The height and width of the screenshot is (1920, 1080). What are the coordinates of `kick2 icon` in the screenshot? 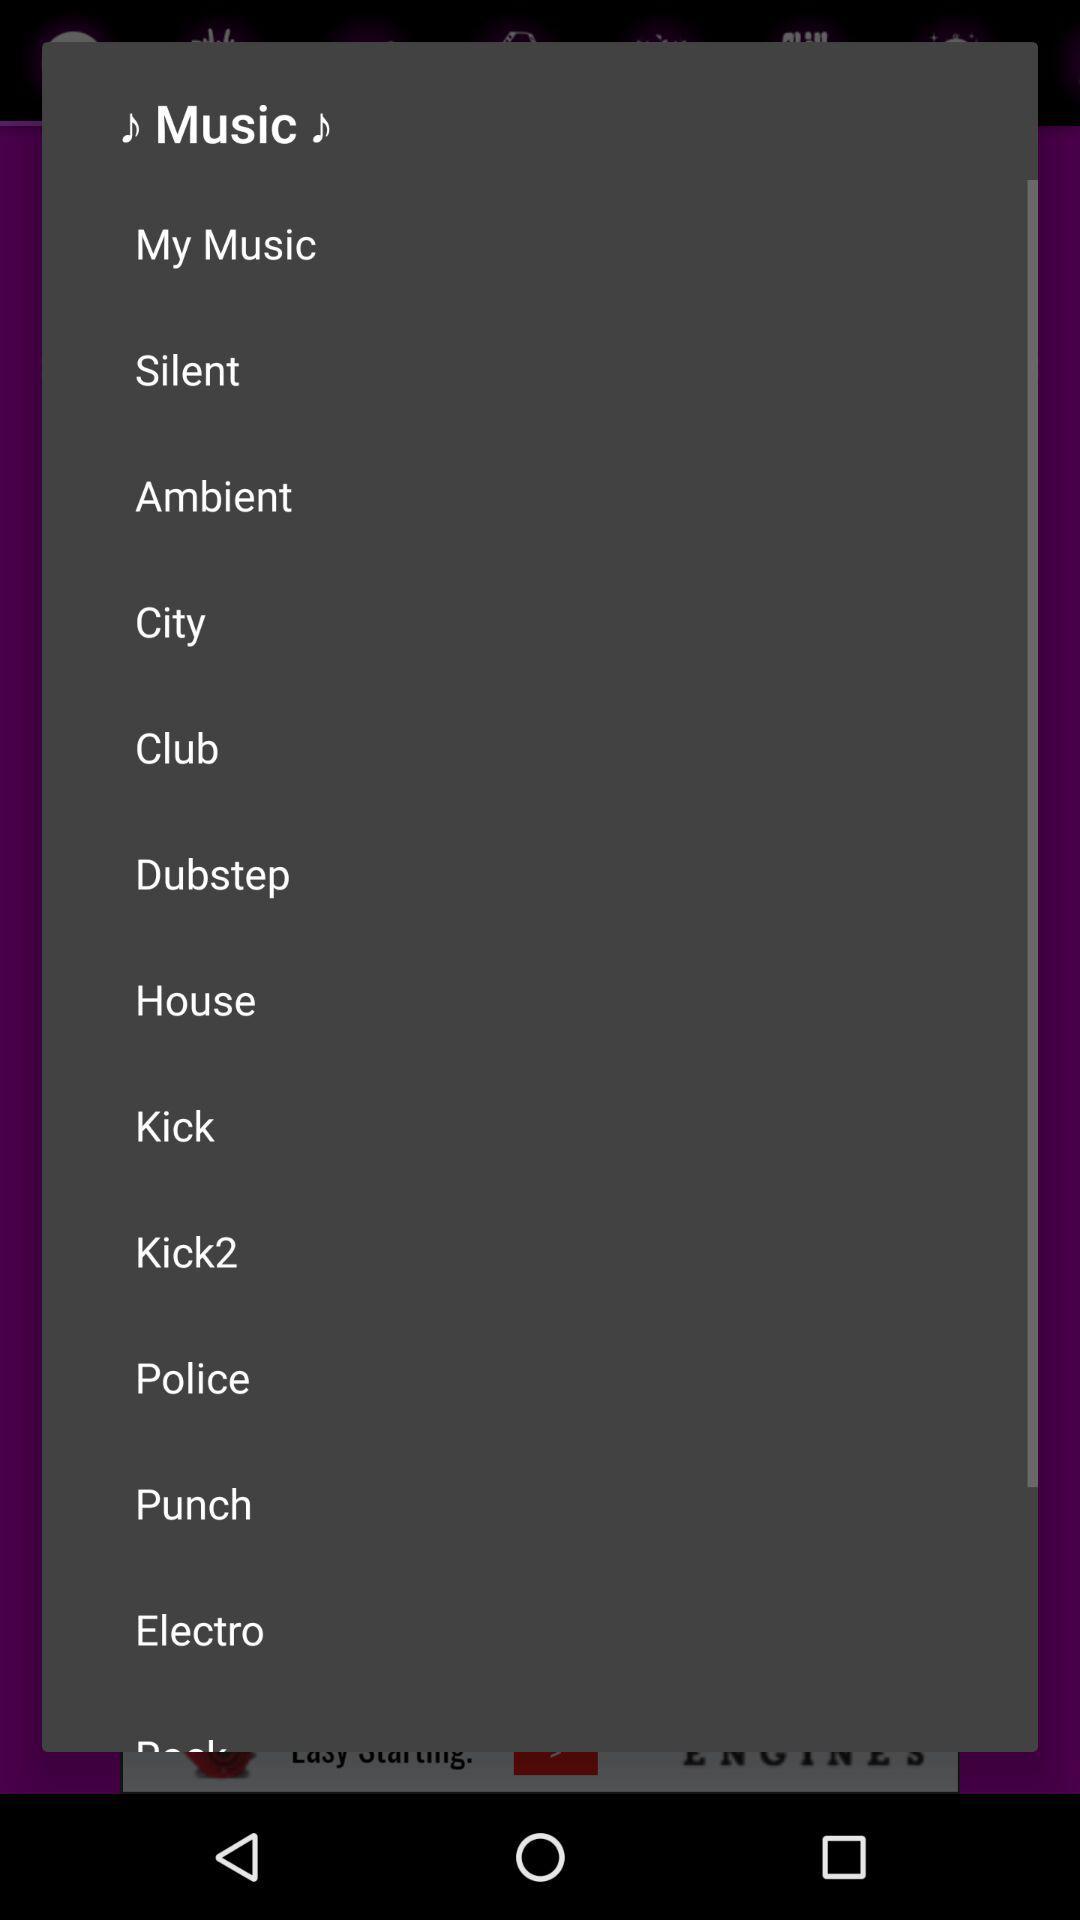 It's located at (540, 1250).